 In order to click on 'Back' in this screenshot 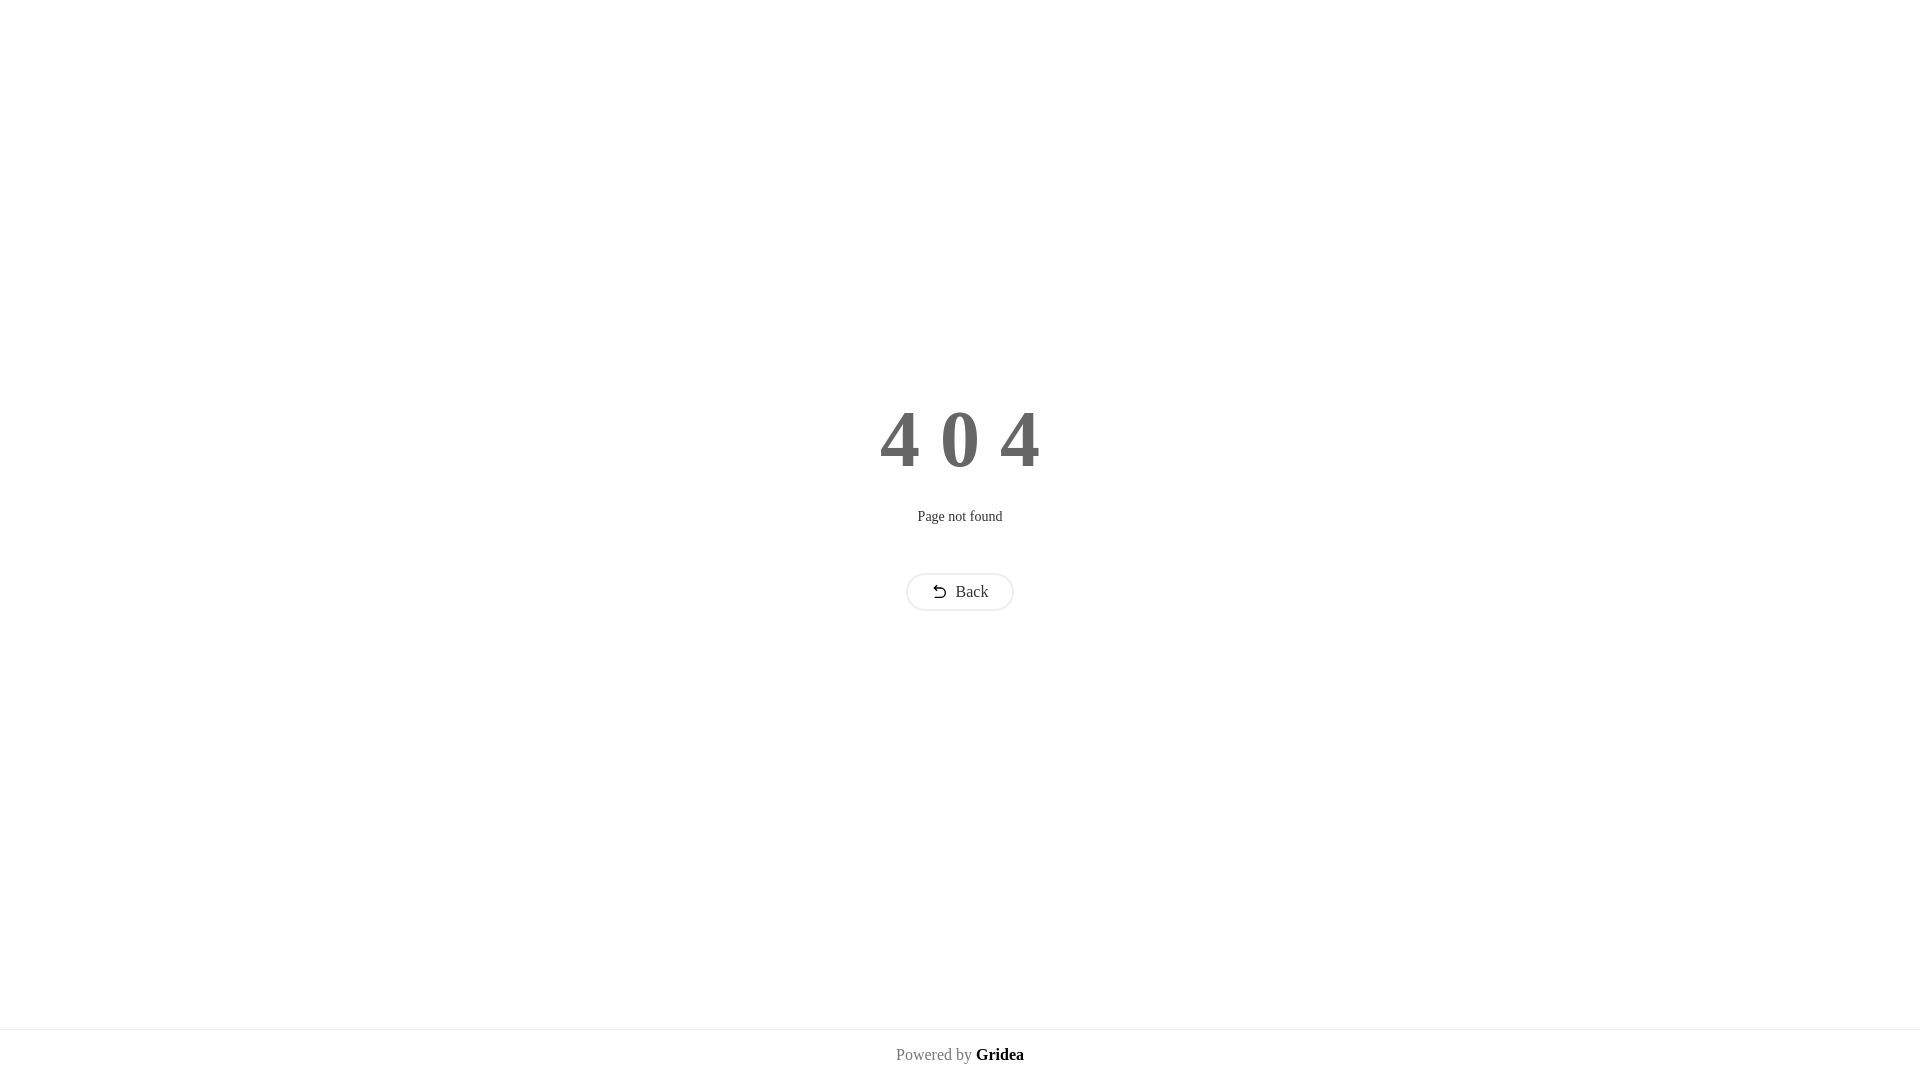, I will do `click(960, 590)`.